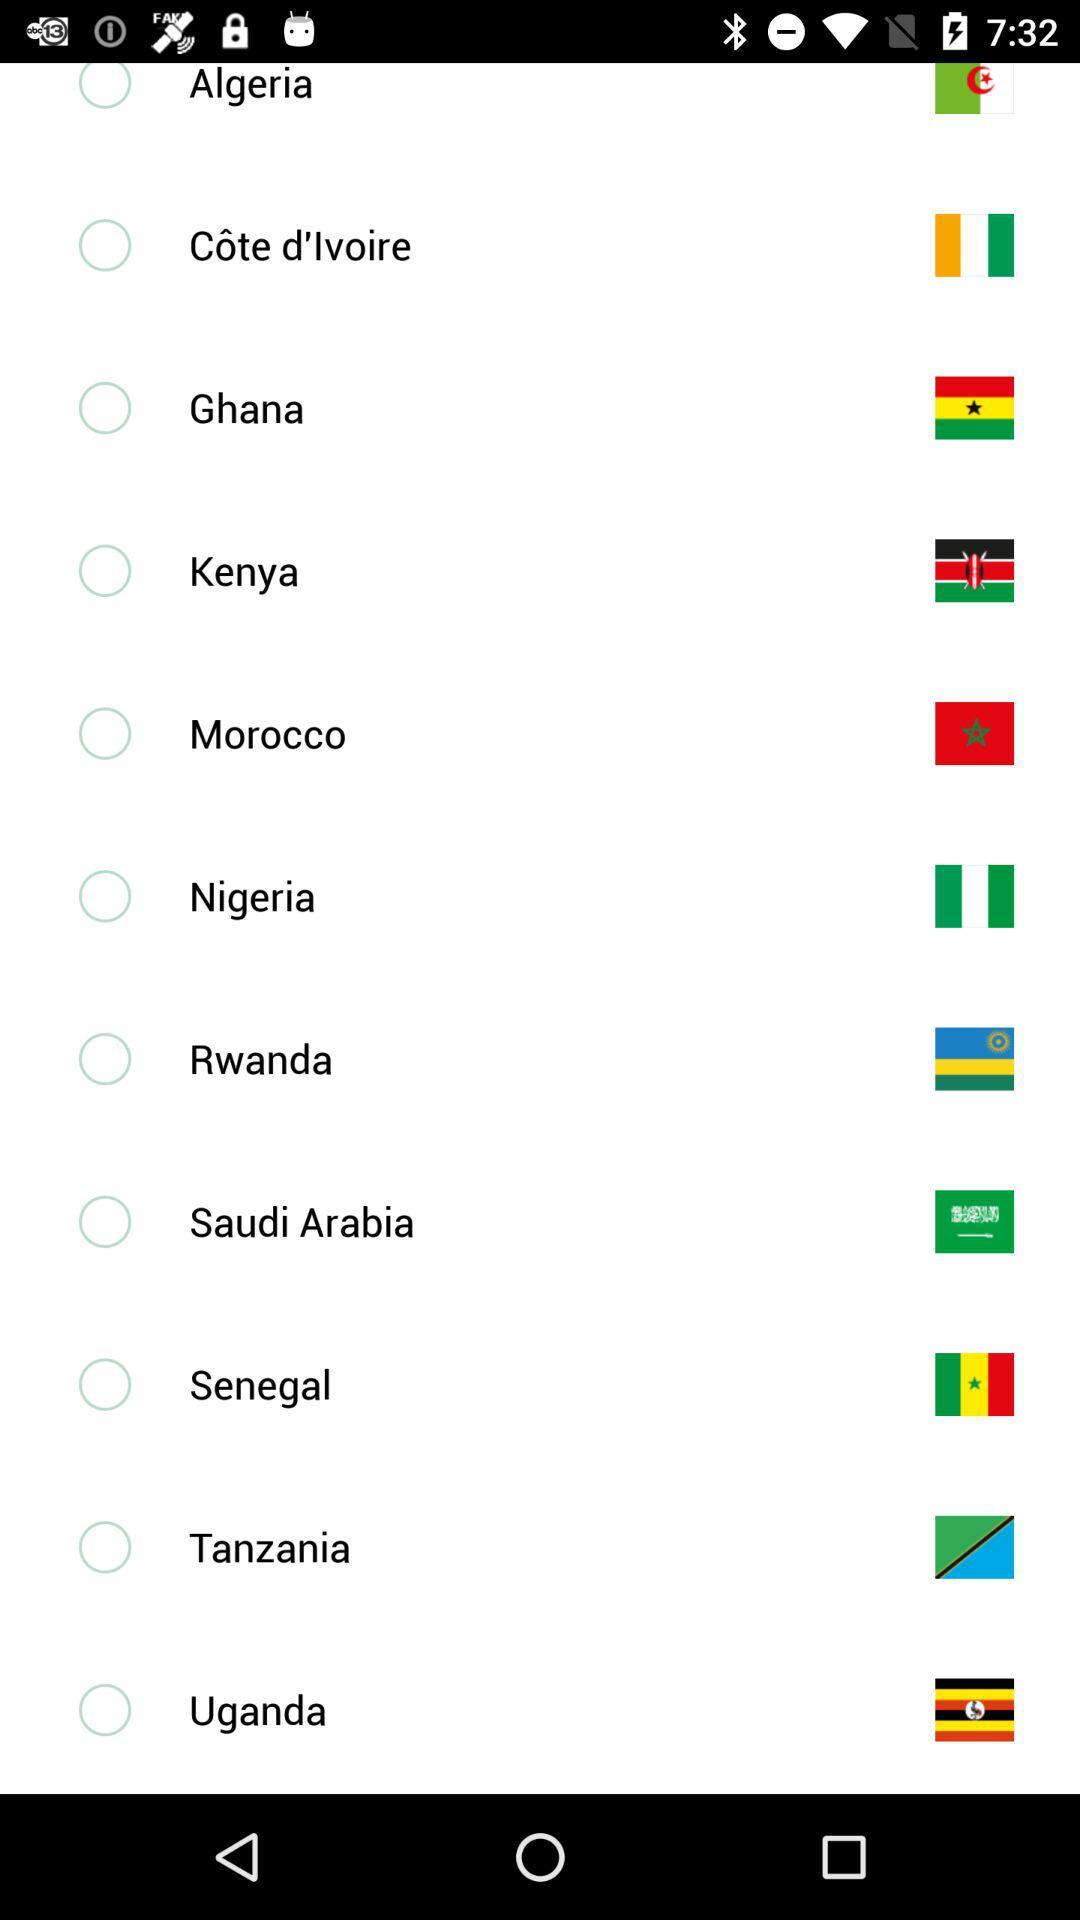 The width and height of the screenshot is (1080, 1920). What do you see at coordinates (528, 84) in the screenshot?
I see `the algeria` at bounding box center [528, 84].